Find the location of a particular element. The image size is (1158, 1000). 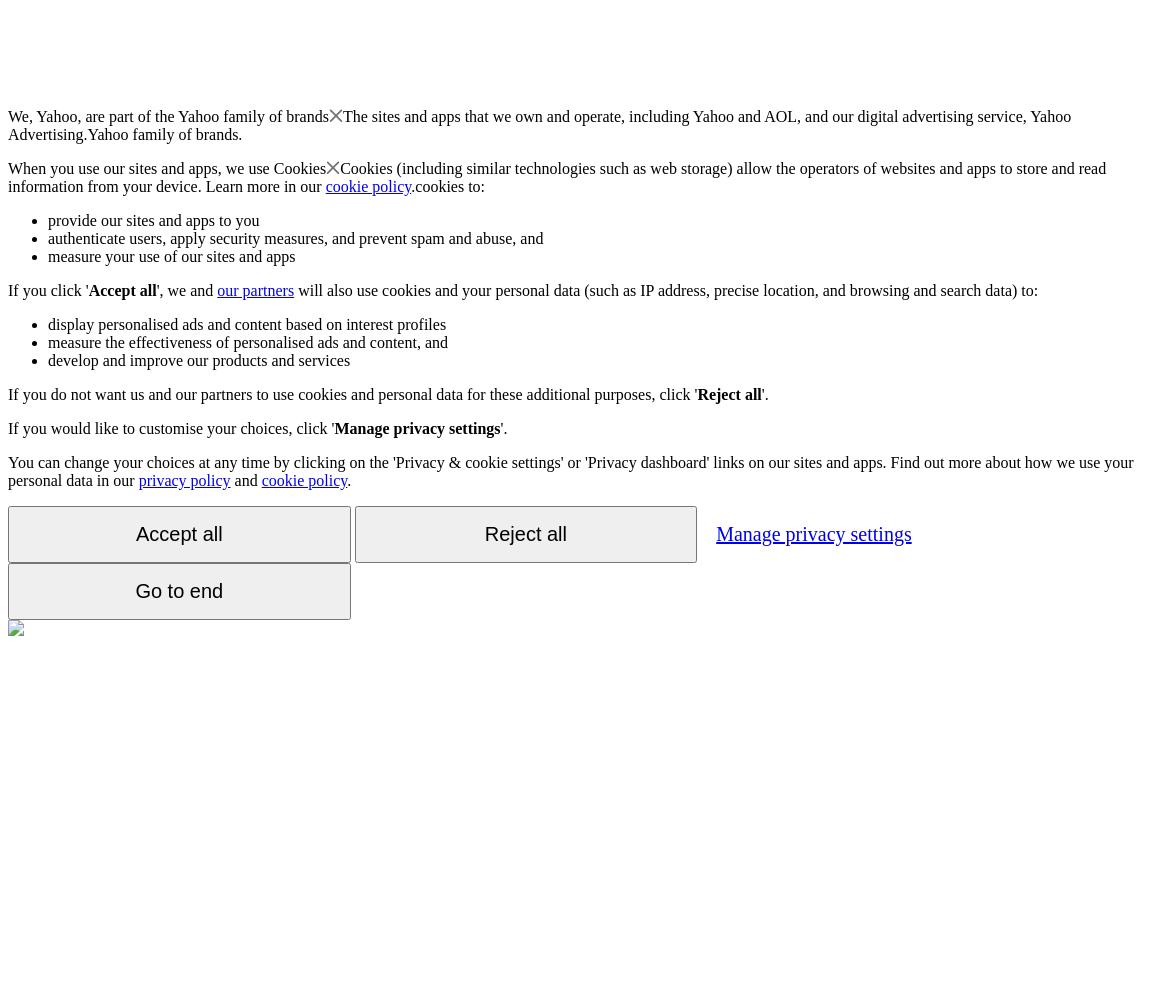

'If you do not want us and our partners to use cookies and personal data for these additional purposes, click '' is located at coordinates (351, 394).